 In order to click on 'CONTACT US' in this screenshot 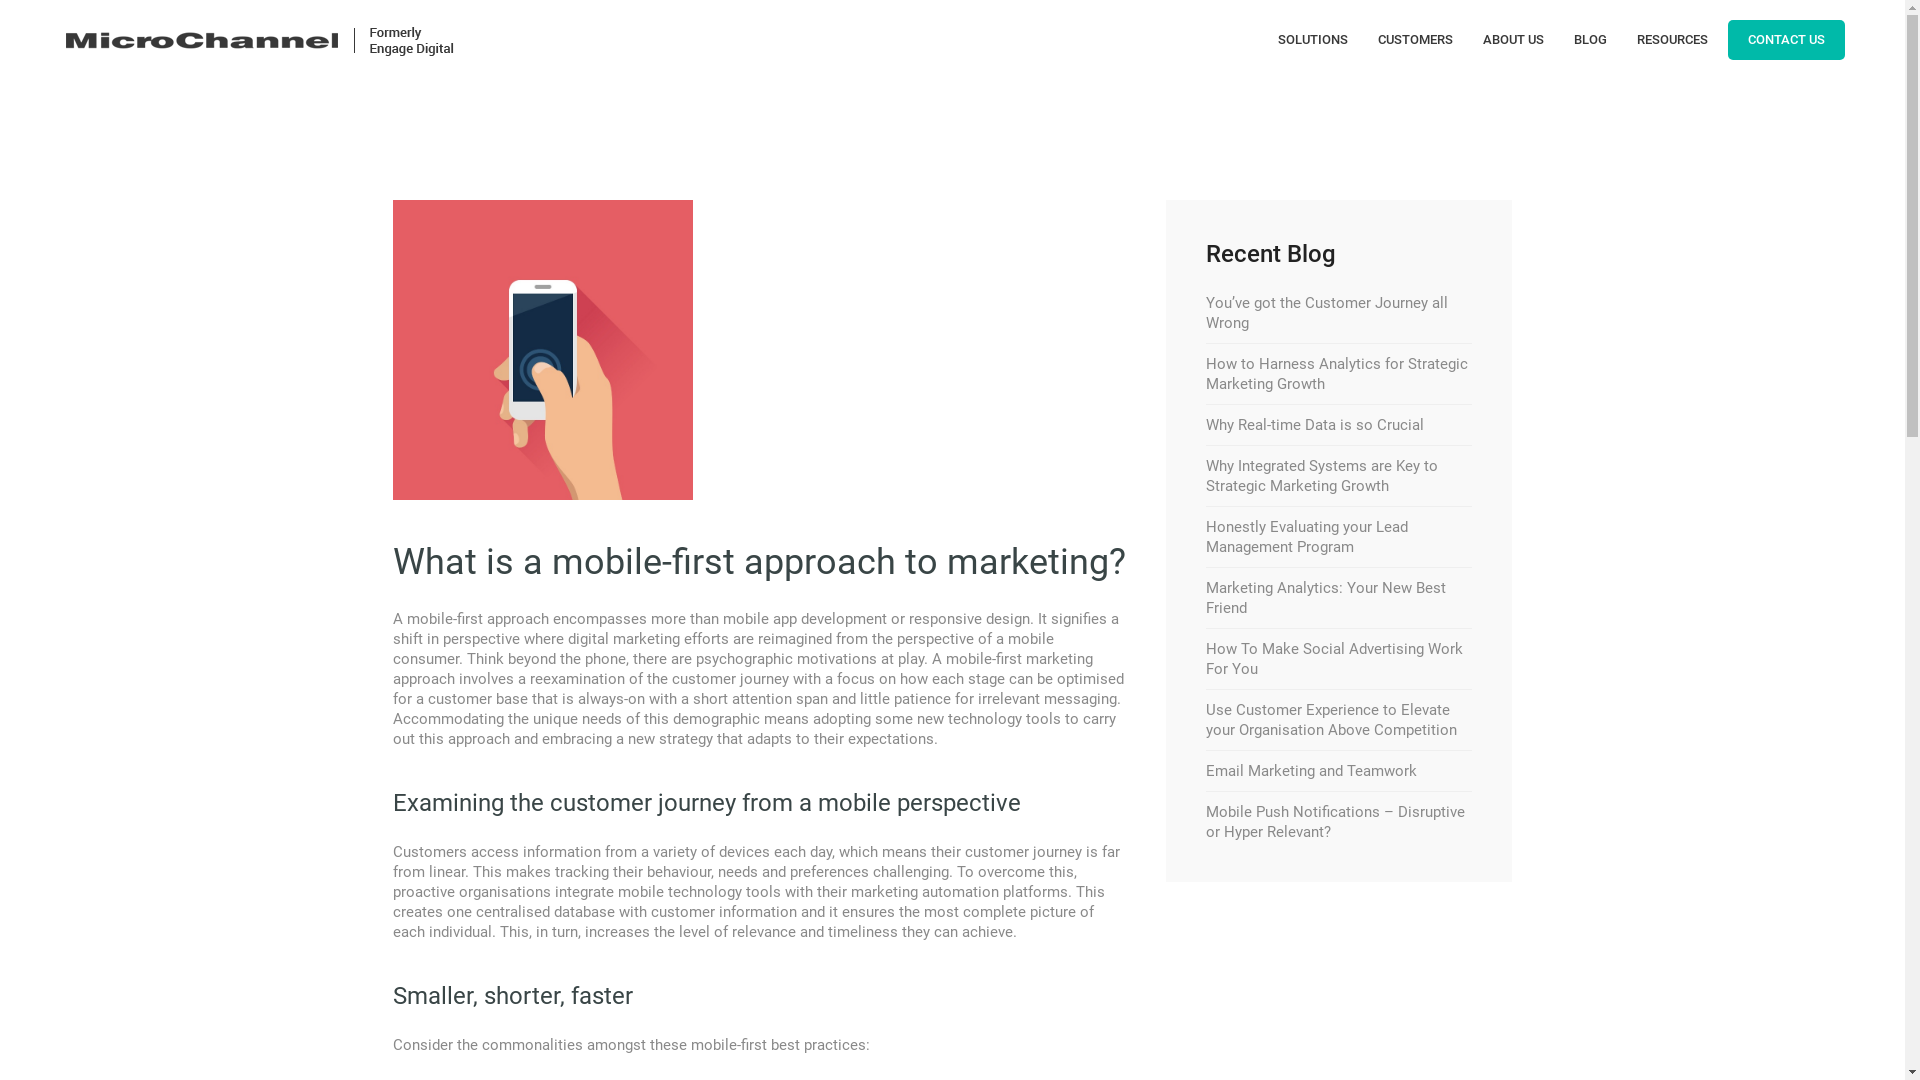, I will do `click(1786, 39)`.